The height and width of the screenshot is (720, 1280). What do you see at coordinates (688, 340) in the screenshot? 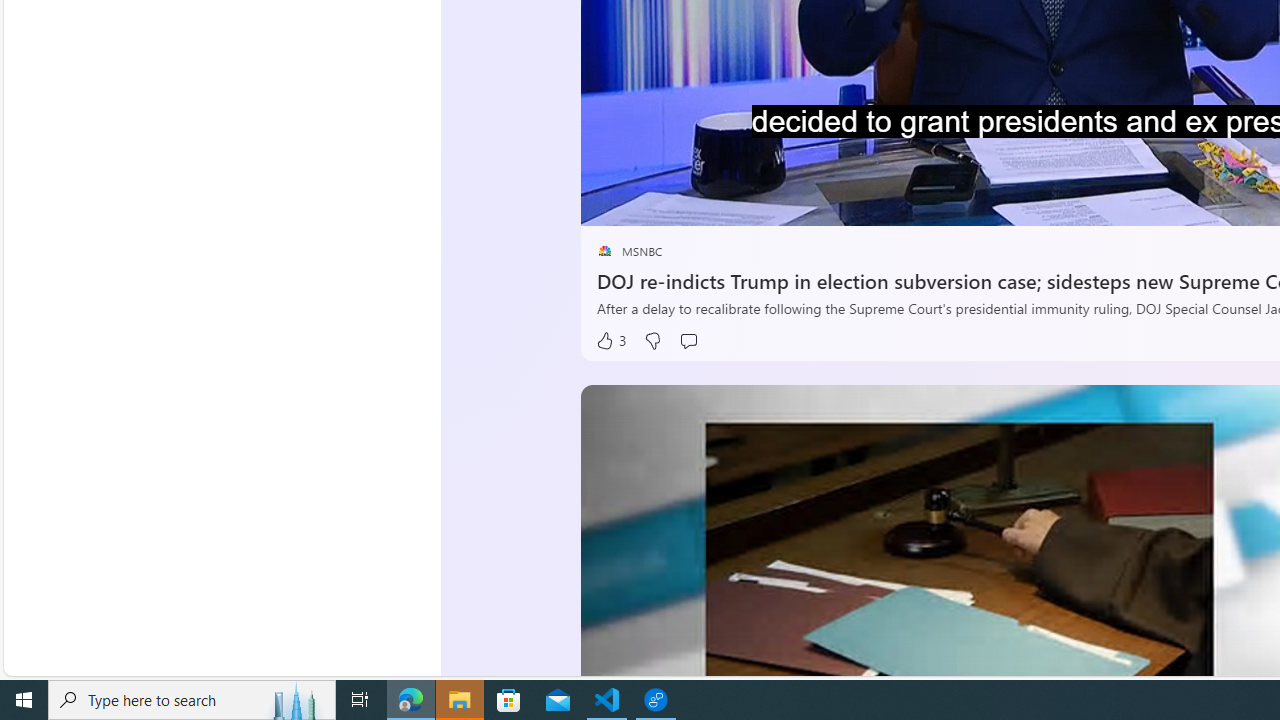
I see `'Start the conversation'` at bounding box center [688, 340].